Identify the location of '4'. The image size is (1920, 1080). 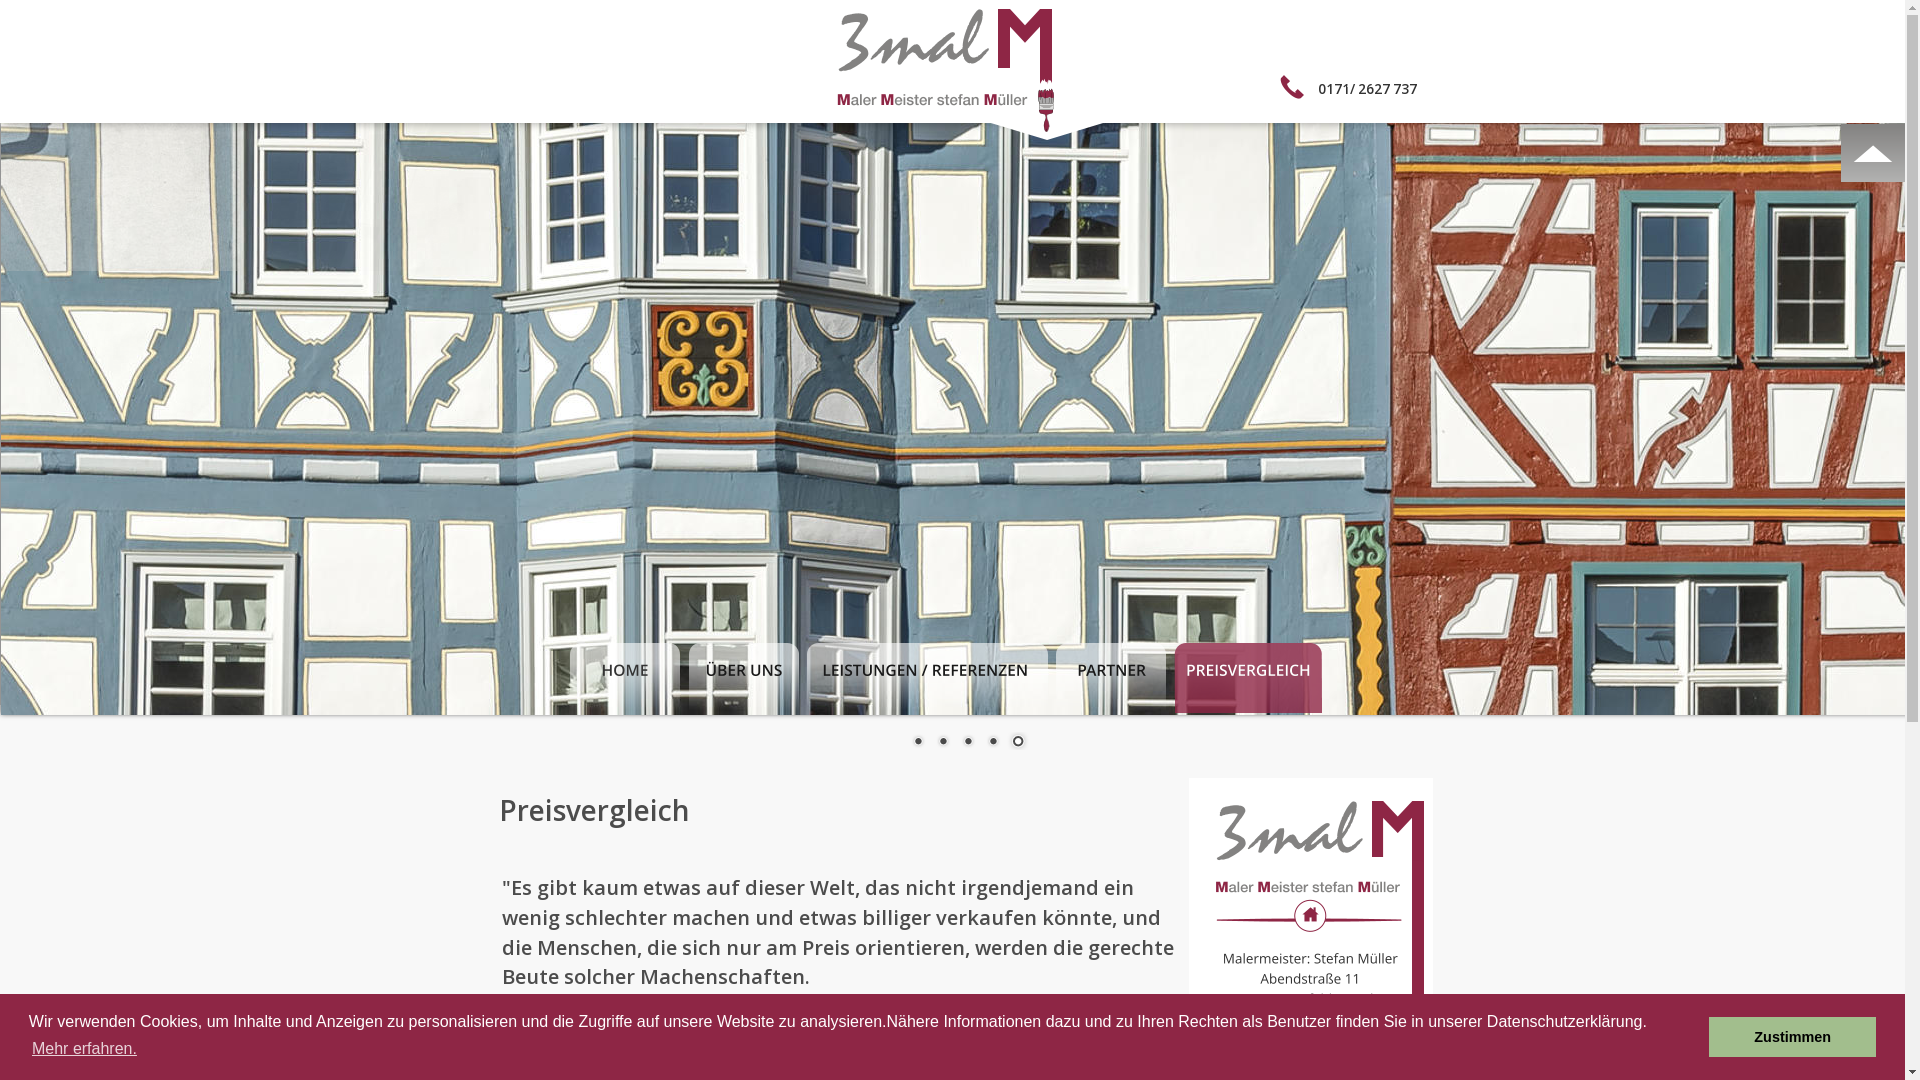
(982, 743).